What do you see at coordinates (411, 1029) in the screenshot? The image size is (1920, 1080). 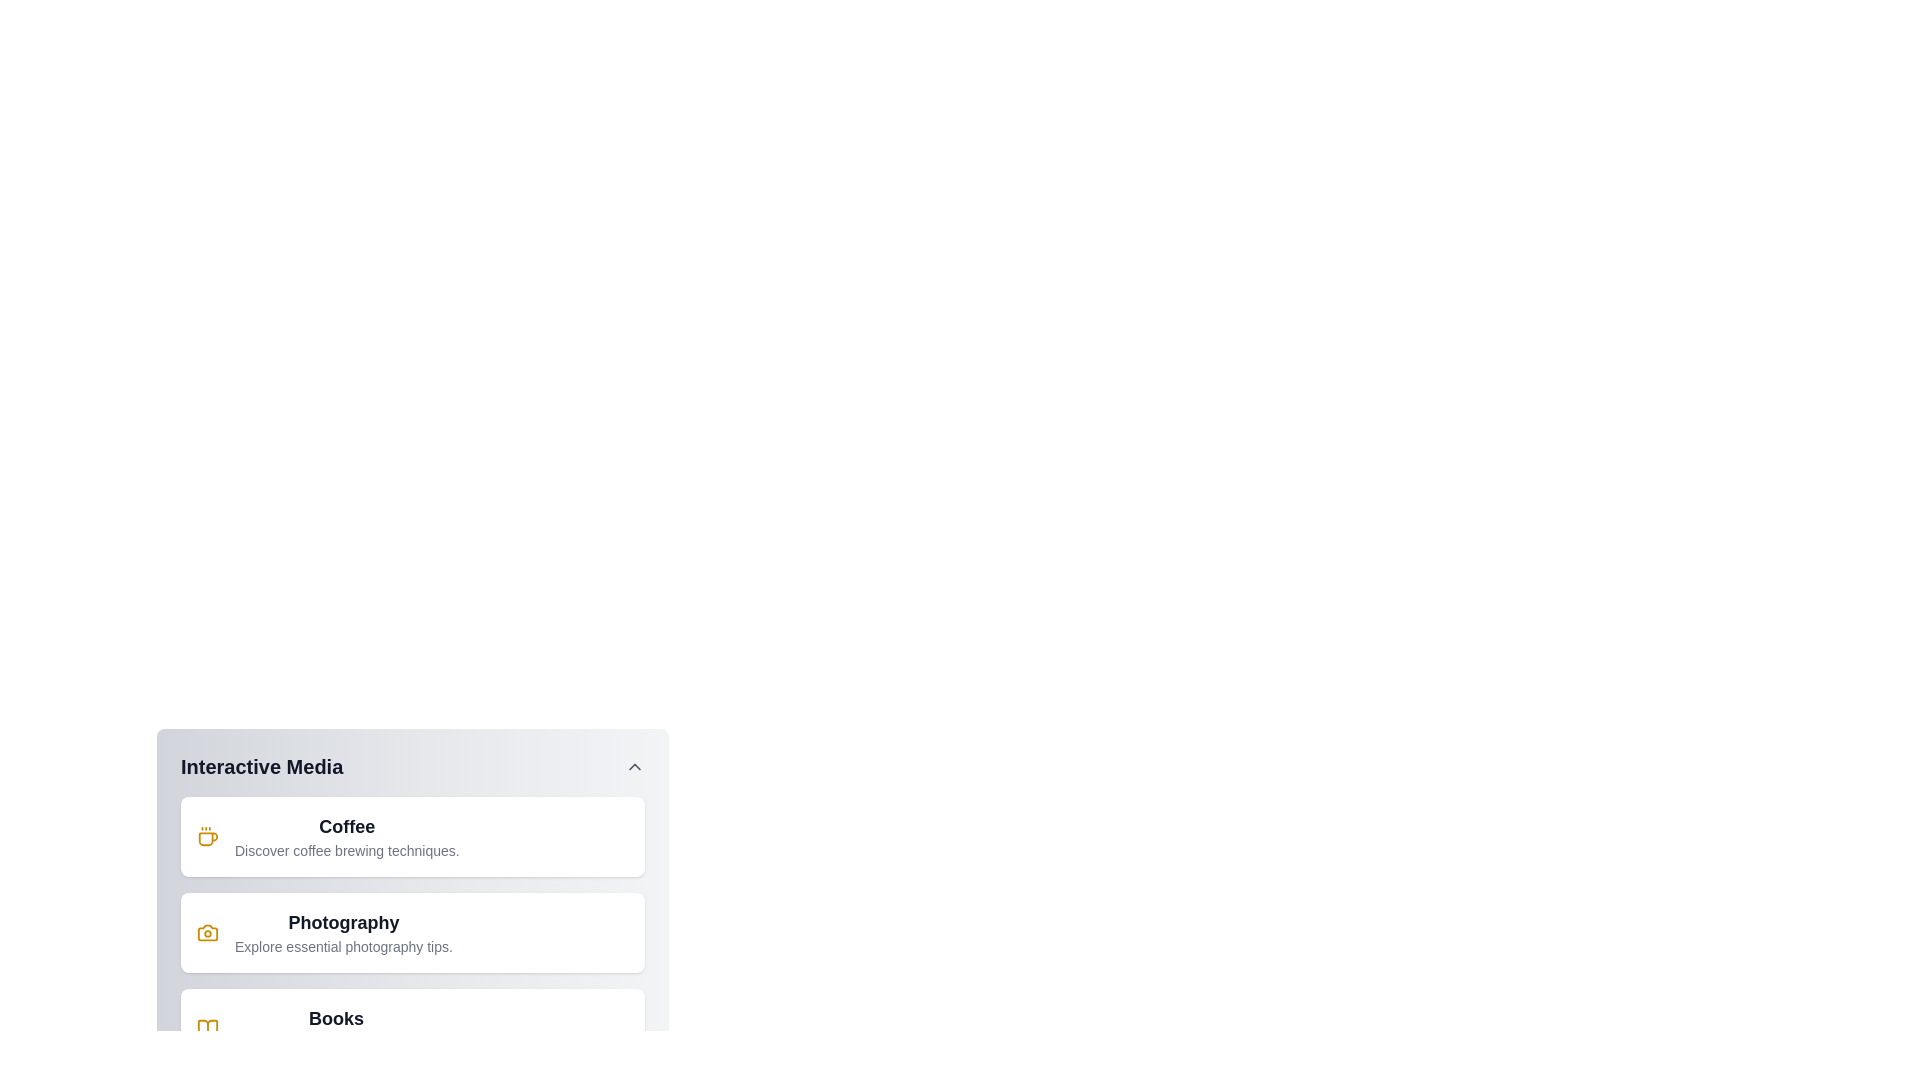 I see `the menu item Books` at bounding box center [411, 1029].